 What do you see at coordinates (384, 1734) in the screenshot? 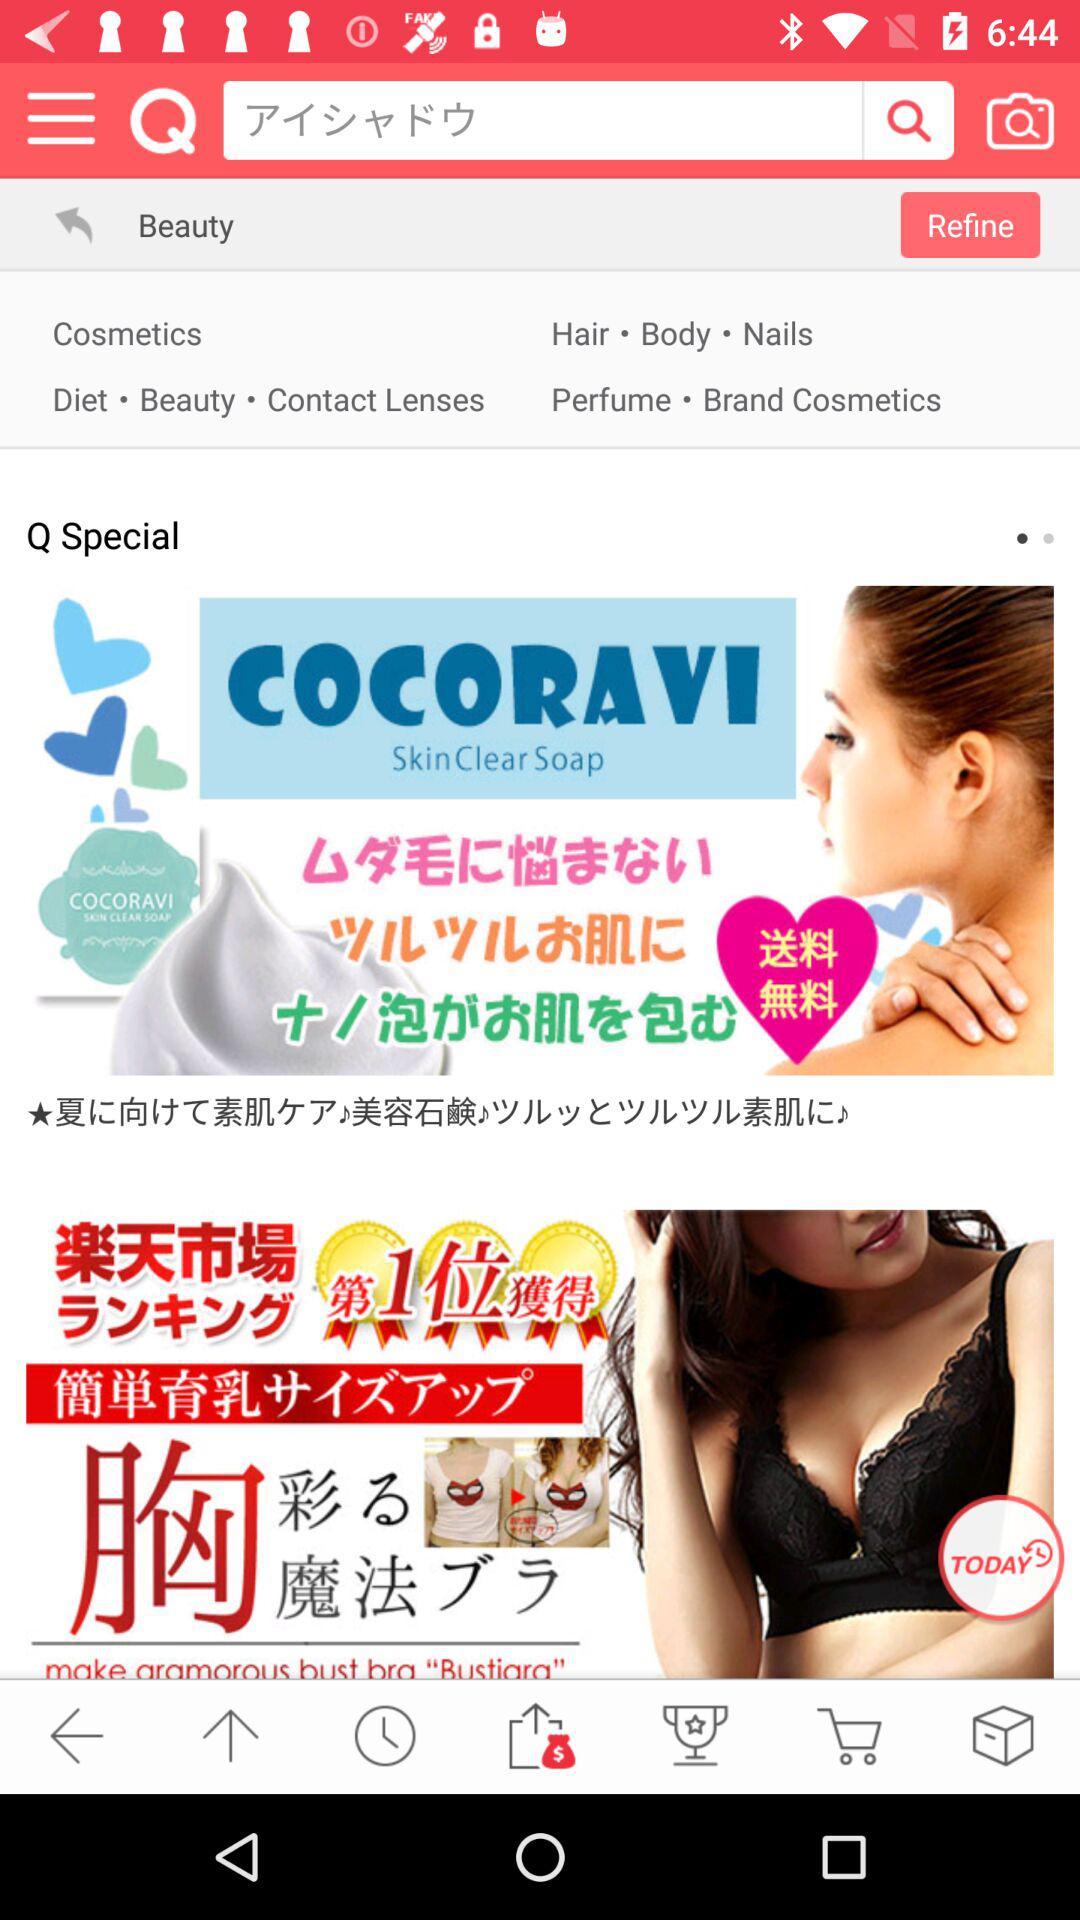
I see `outoplay button reloade` at bounding box center [384, 1734].